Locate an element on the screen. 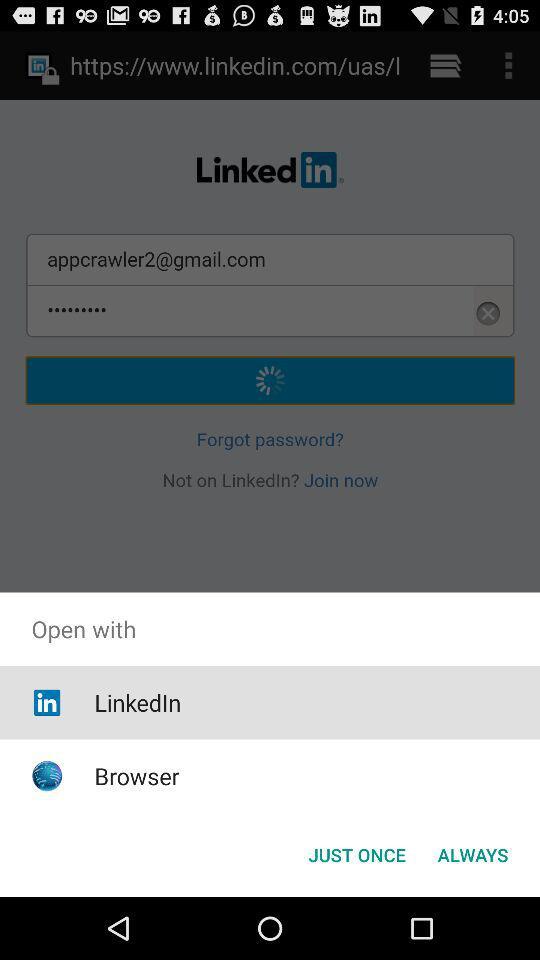  app below open with app is located at coordinates (356, 853).